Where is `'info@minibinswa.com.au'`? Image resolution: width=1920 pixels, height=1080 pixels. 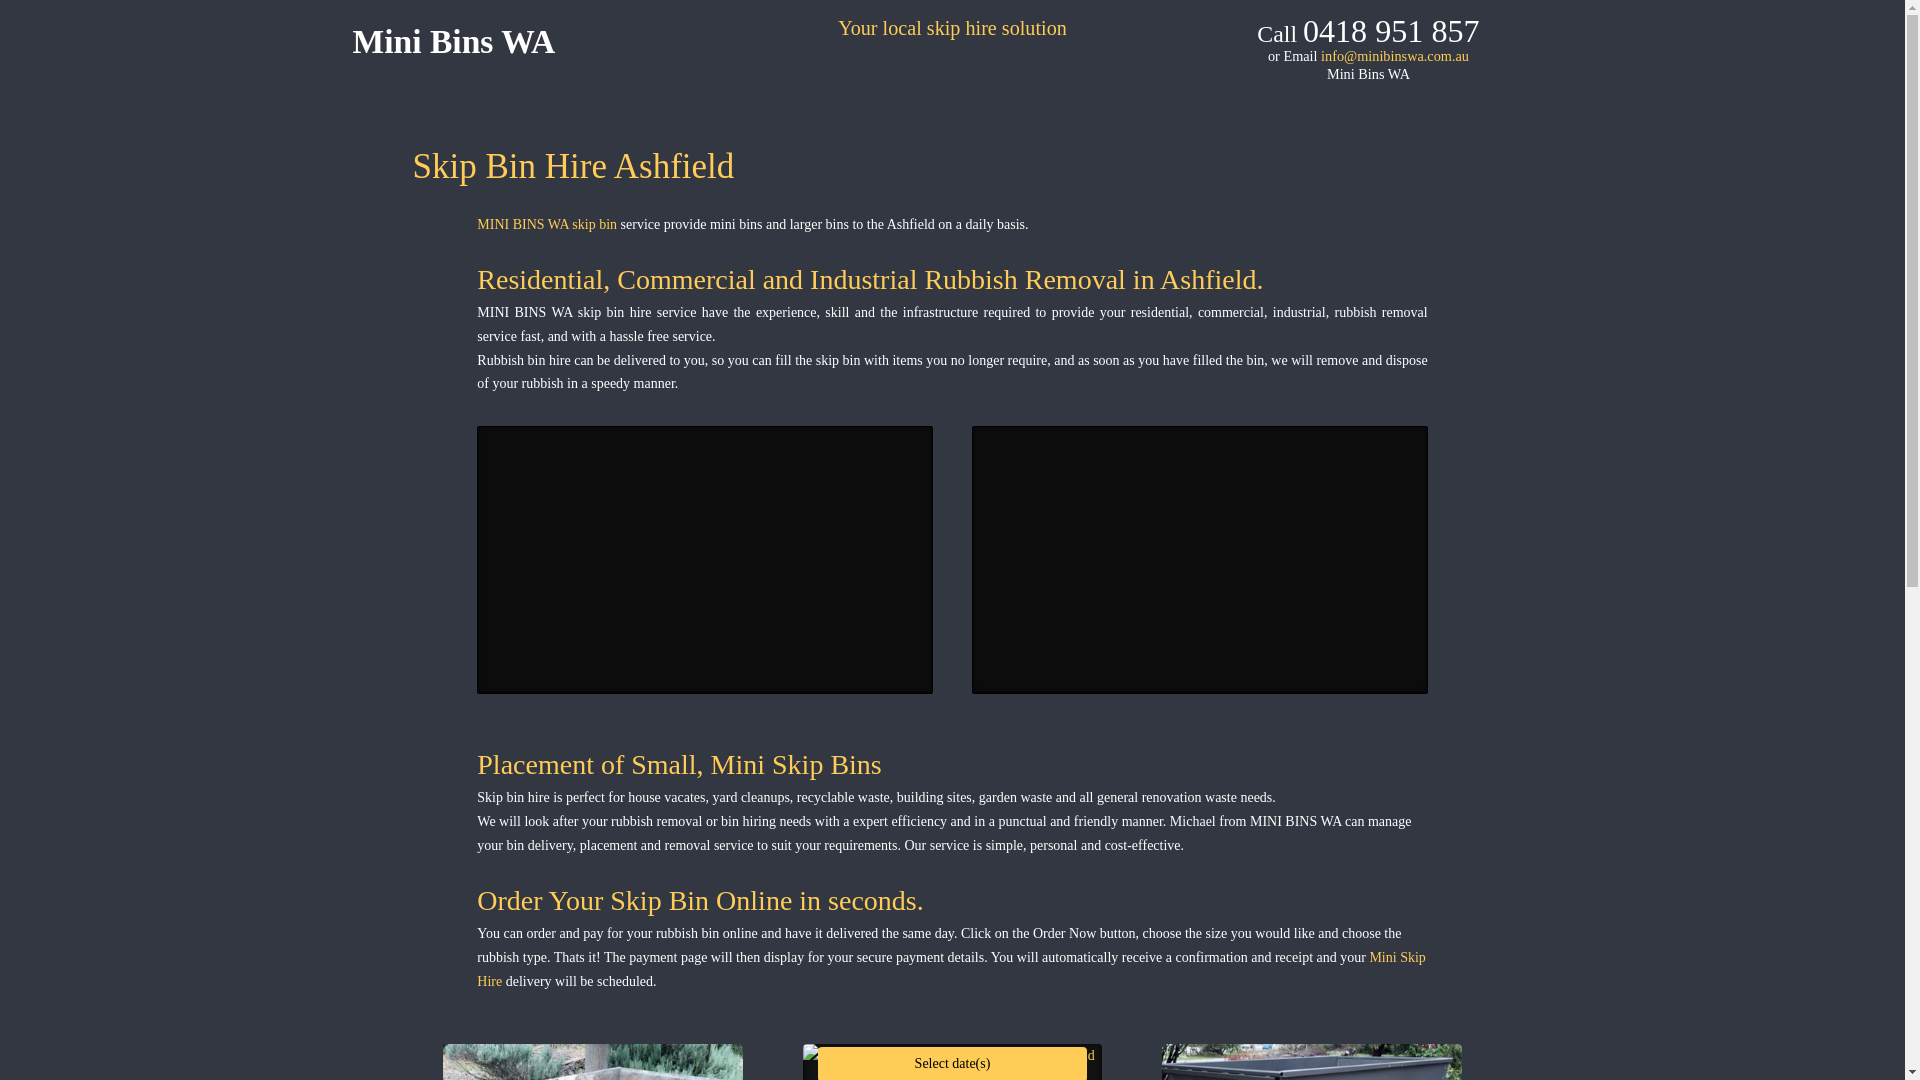 'info@minibinswa.com.au' is located at coordinates (1394, 55).